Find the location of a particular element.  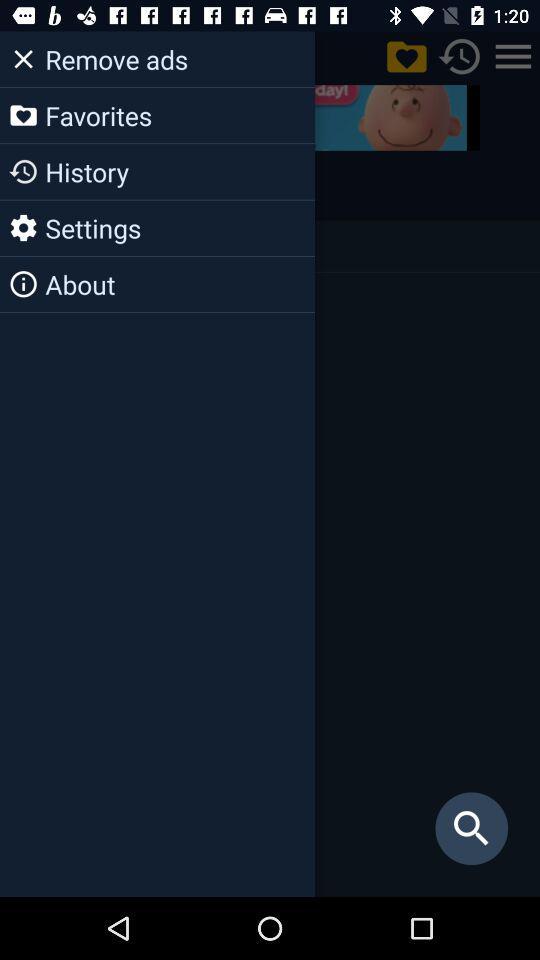

the menu icon is located at coordinates (513, 55).